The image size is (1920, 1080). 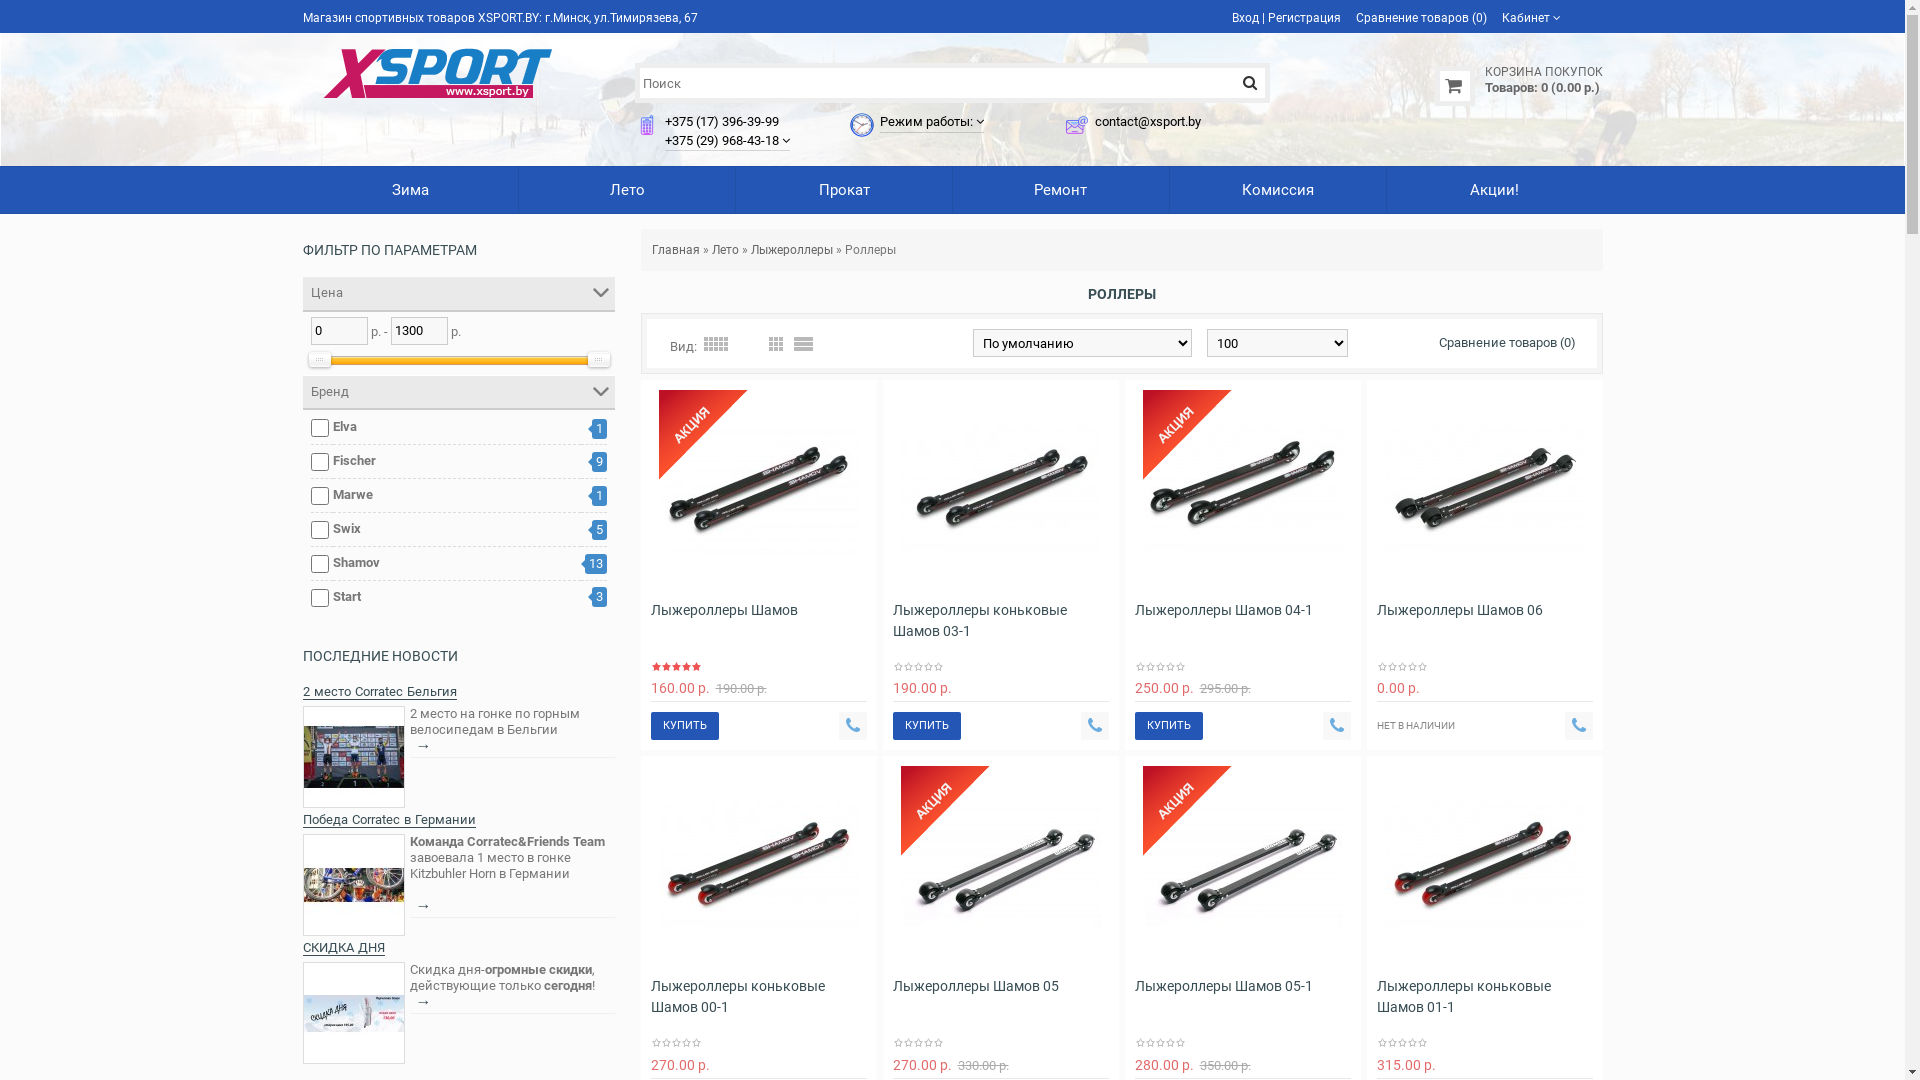 I want to click on '+375 (17) 396-39-99', so click(x=665, y=121).